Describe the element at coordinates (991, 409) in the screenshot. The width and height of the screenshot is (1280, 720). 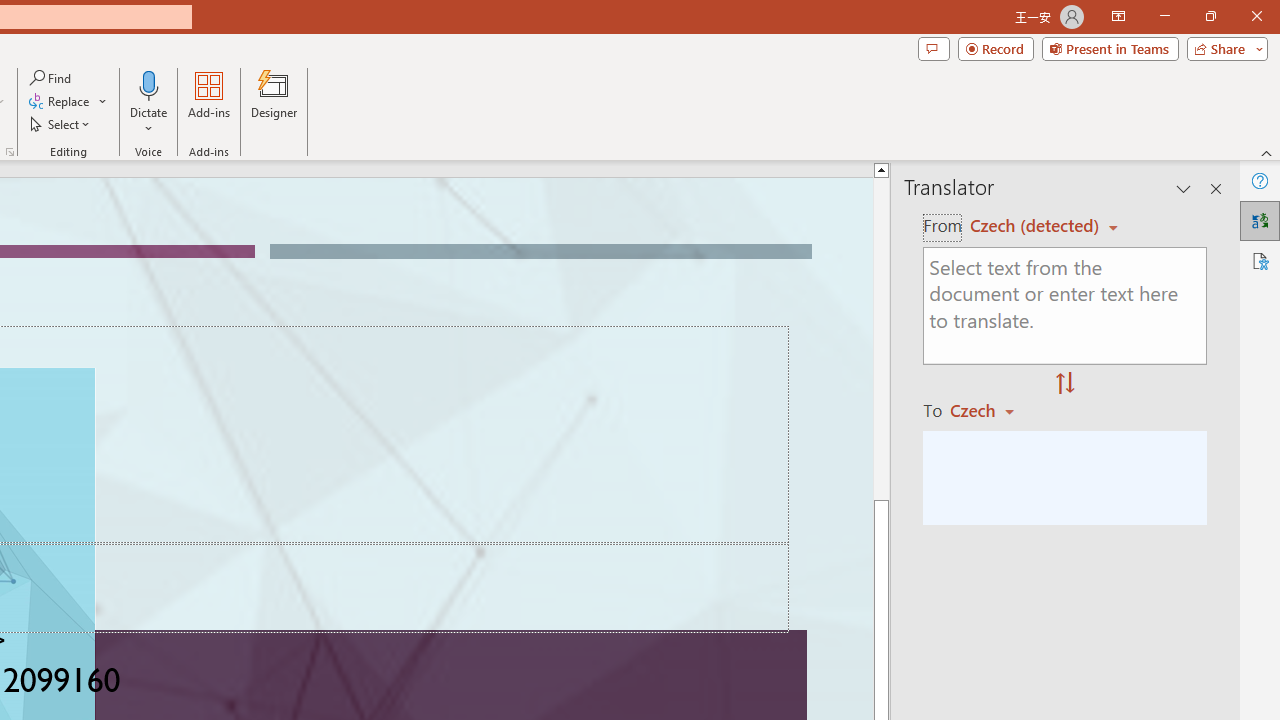
I see `'Czech'` at that location.